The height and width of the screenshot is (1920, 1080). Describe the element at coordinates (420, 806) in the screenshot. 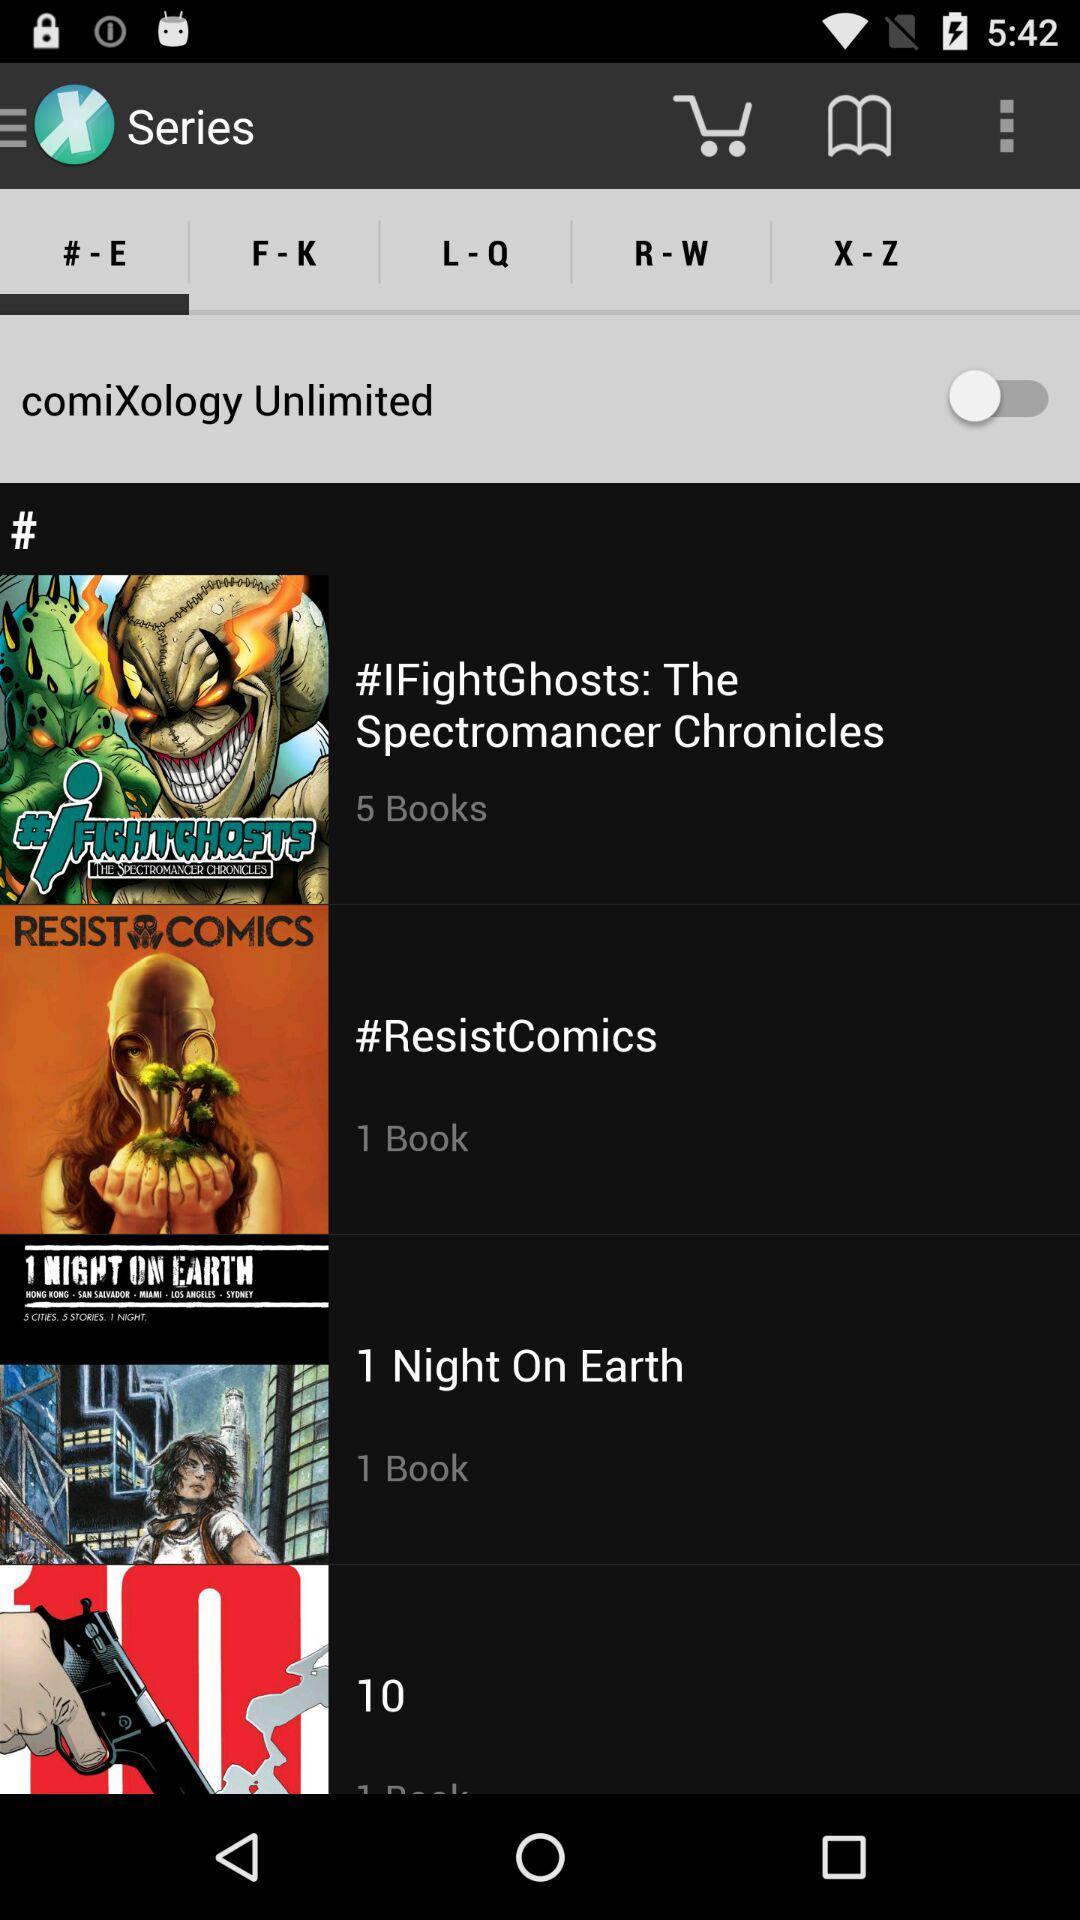

I see `the 5 books item` at that location.